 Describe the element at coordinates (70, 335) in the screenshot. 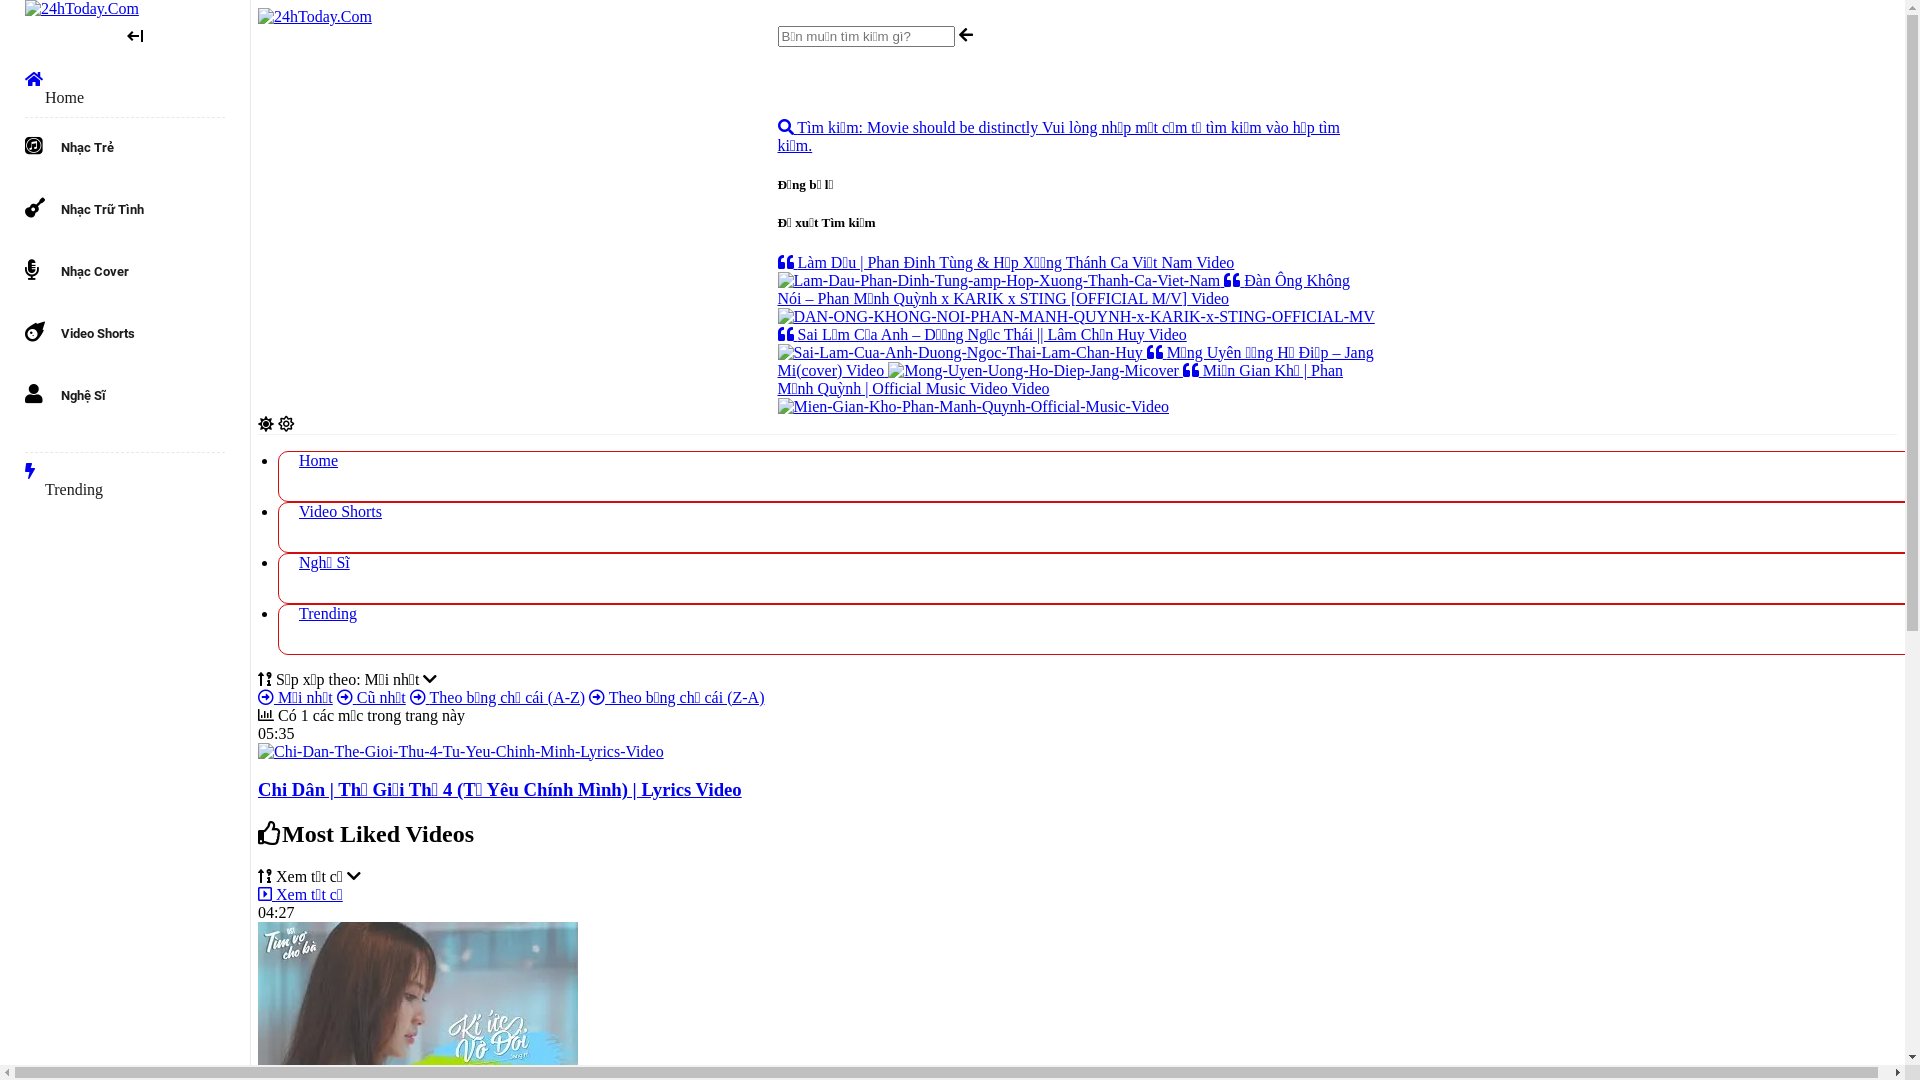

I see `'Video Shorts'` at that location.